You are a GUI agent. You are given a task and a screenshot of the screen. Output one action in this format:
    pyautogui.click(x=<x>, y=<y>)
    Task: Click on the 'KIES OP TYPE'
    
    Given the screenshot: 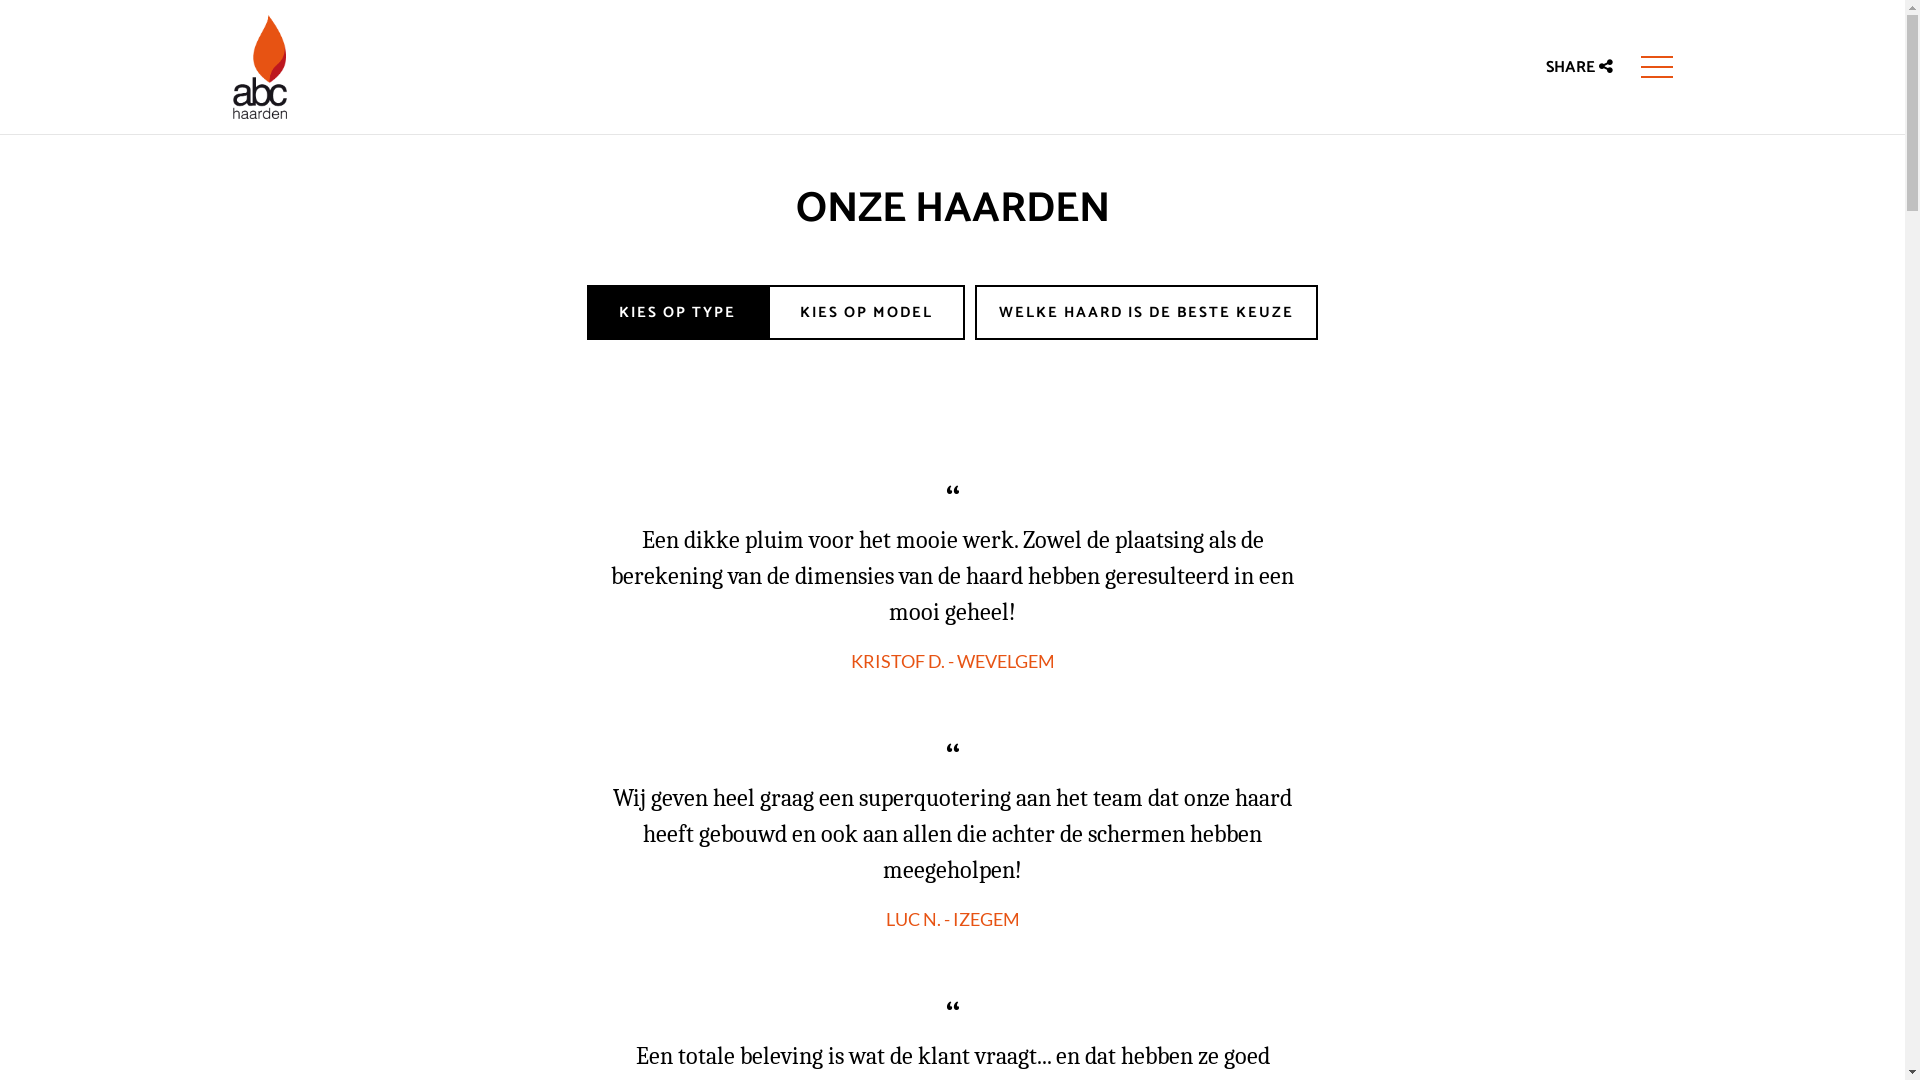 What is the action you would take?
    pyautogui.click(x=585, y=312)
    